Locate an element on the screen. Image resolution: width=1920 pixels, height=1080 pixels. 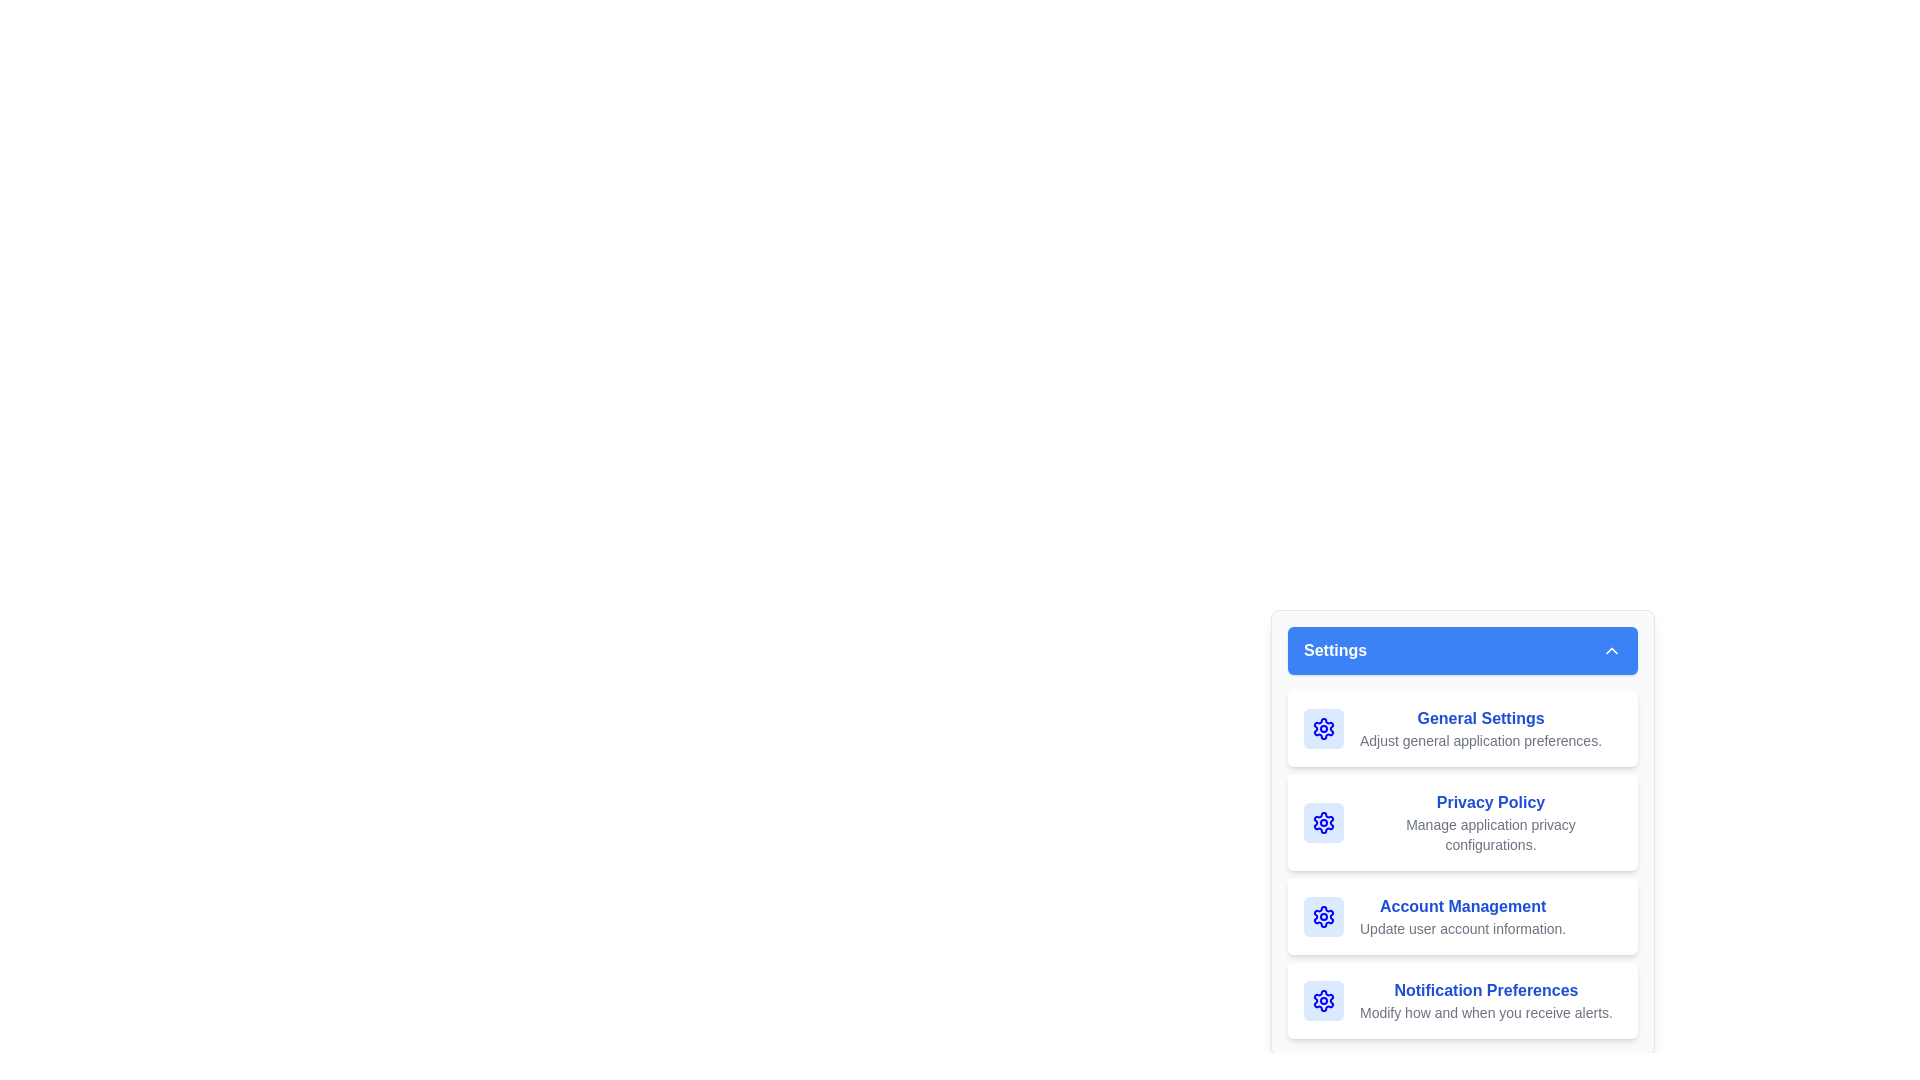
the menu item labeled General Settings is located at coordinates (1463, 729).